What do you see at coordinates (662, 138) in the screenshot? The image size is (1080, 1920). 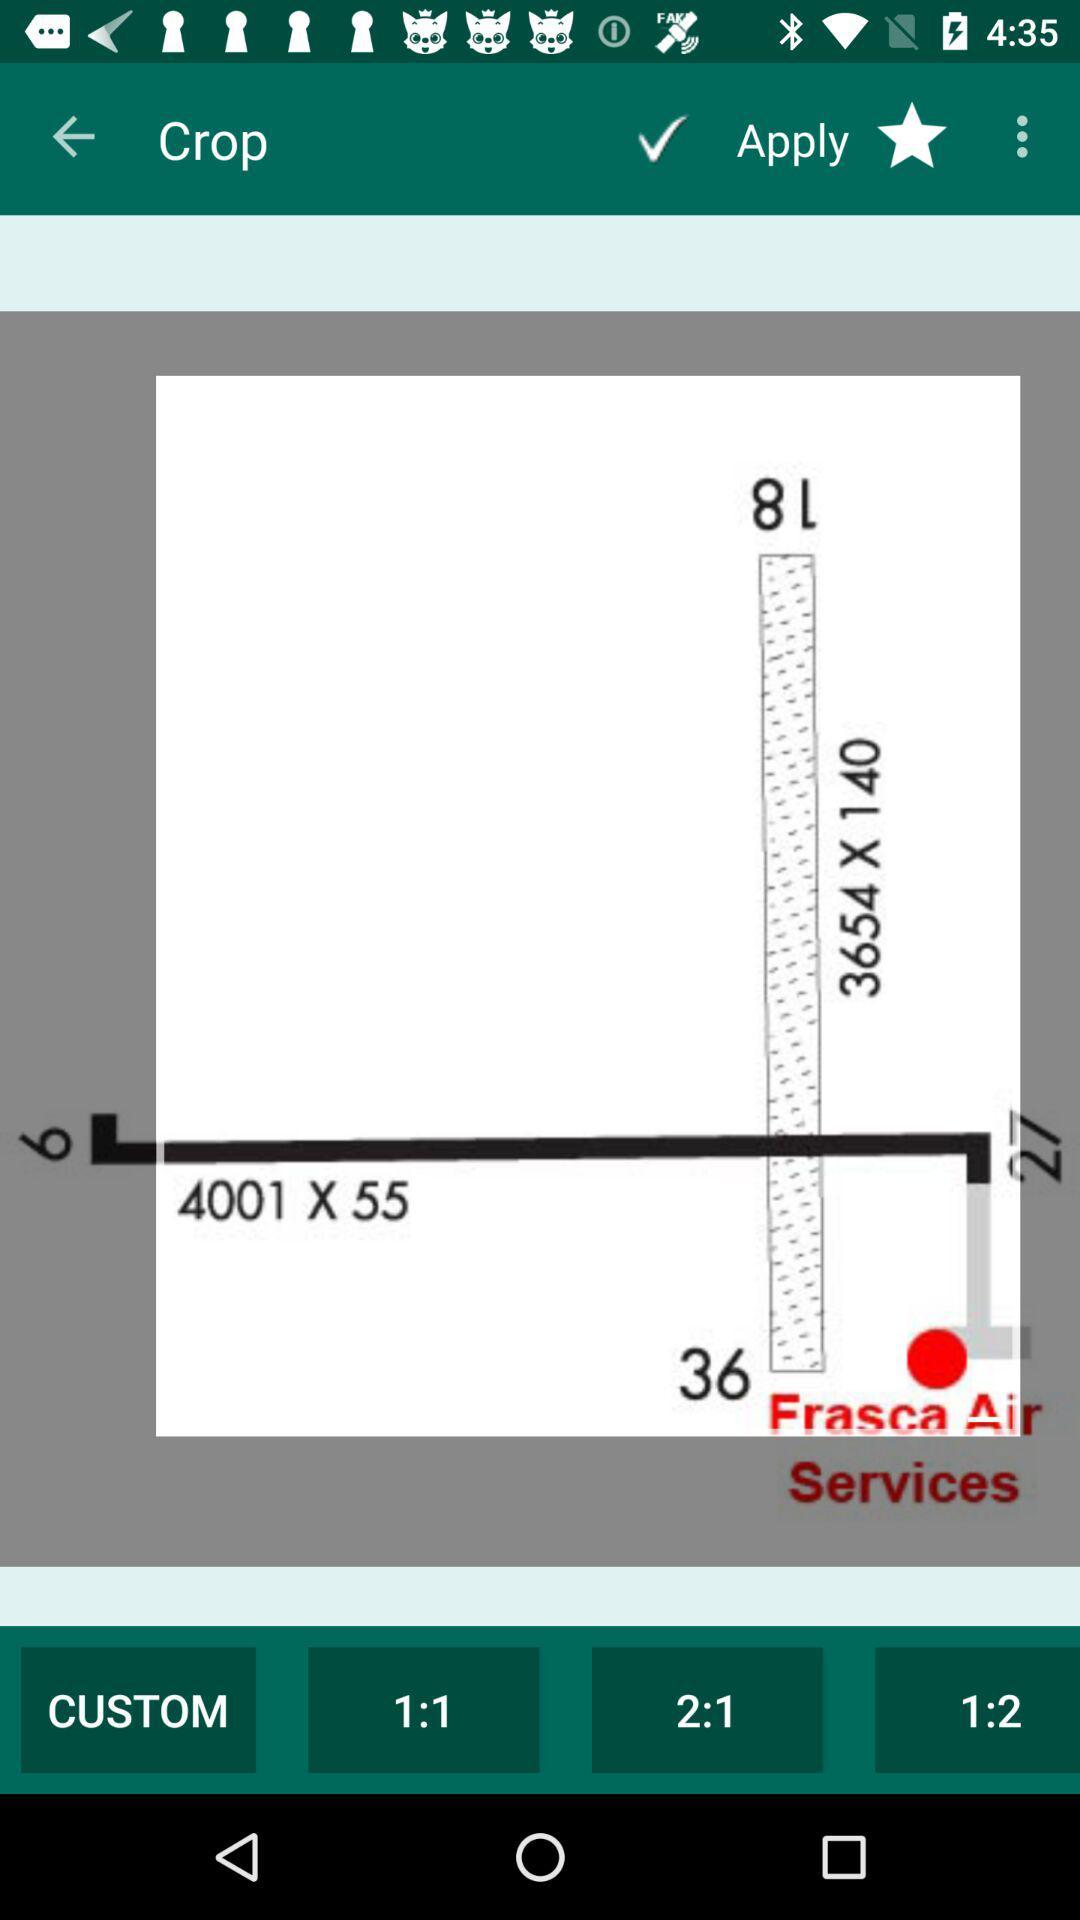 I see `apply` at bounding box center [662, 138].